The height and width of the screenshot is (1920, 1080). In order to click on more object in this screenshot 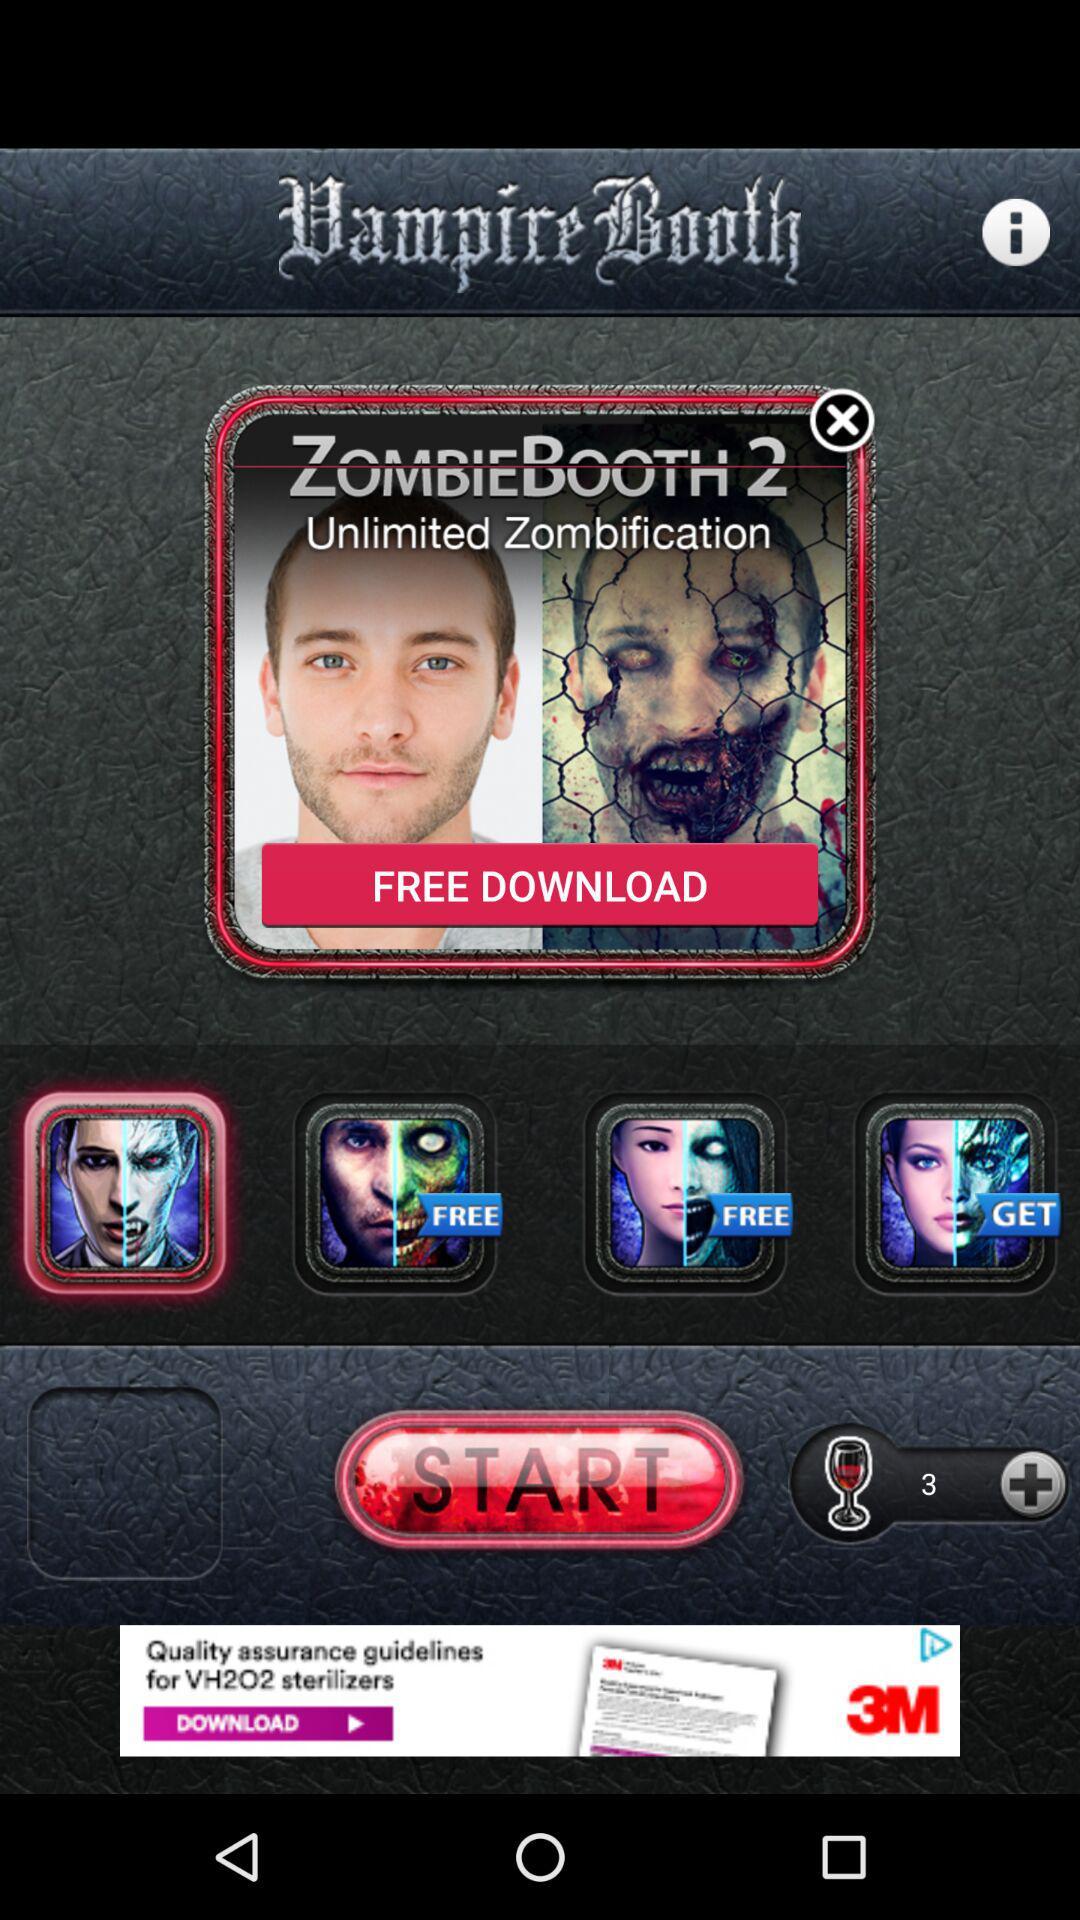, I will do `click(1034, 1483)`.